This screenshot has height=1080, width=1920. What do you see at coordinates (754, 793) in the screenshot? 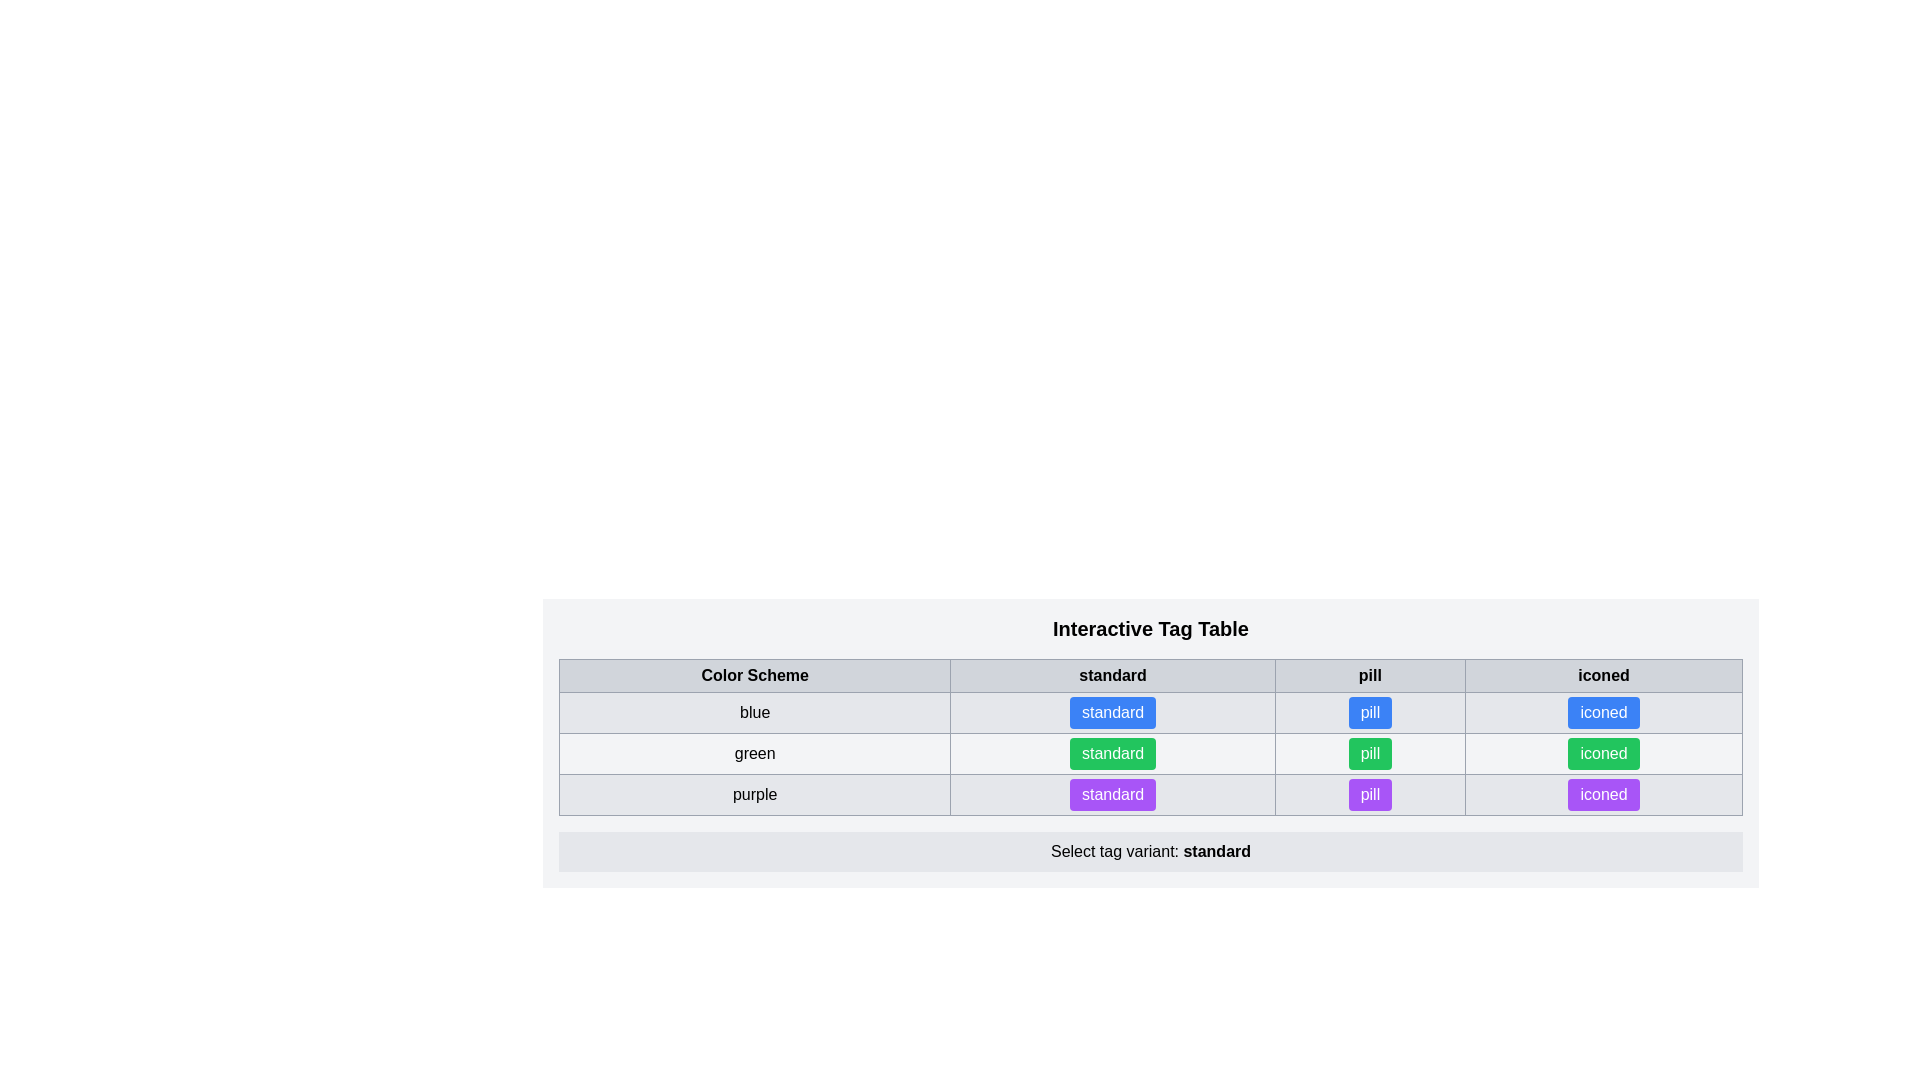
I see `the label that identifies the category 'purple' in the Color Scheme column of the table` at bounding box center [754, 793].